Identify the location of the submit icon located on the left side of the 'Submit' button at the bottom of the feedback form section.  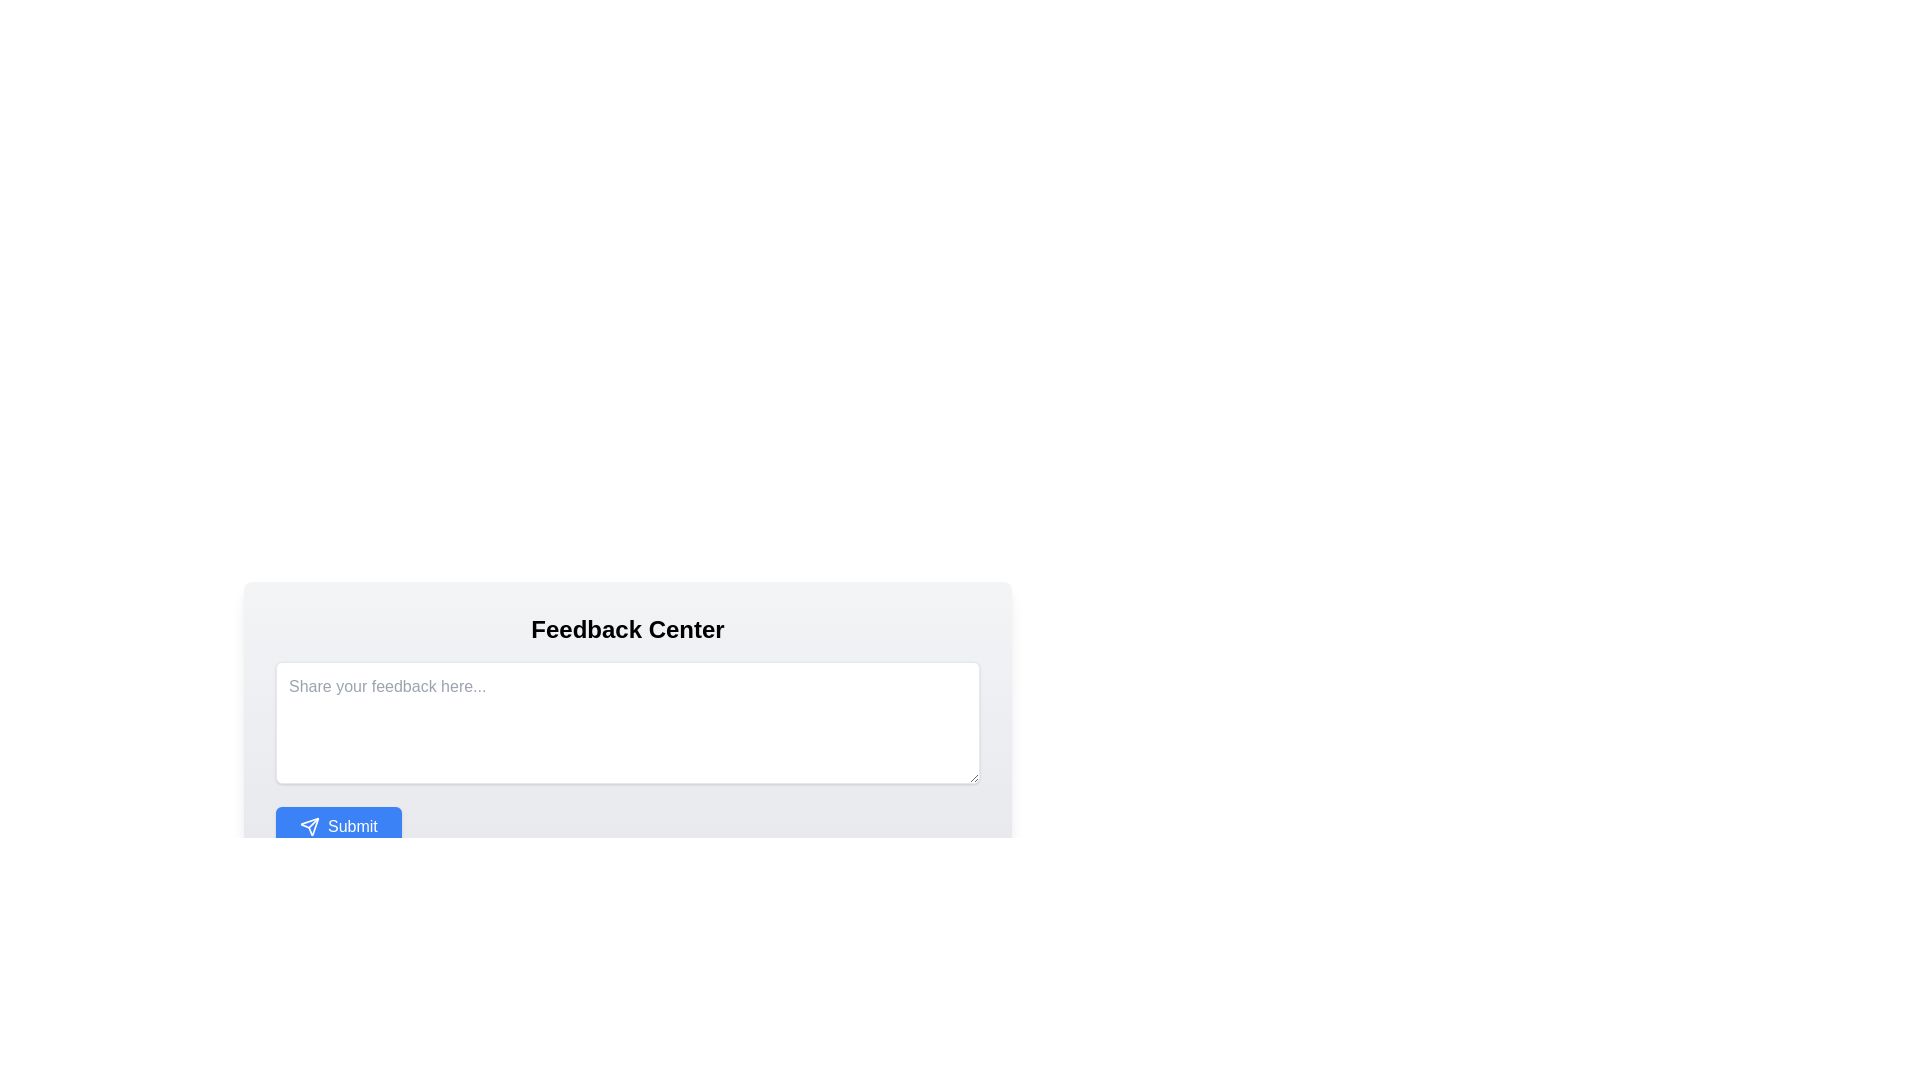
(309, 826).